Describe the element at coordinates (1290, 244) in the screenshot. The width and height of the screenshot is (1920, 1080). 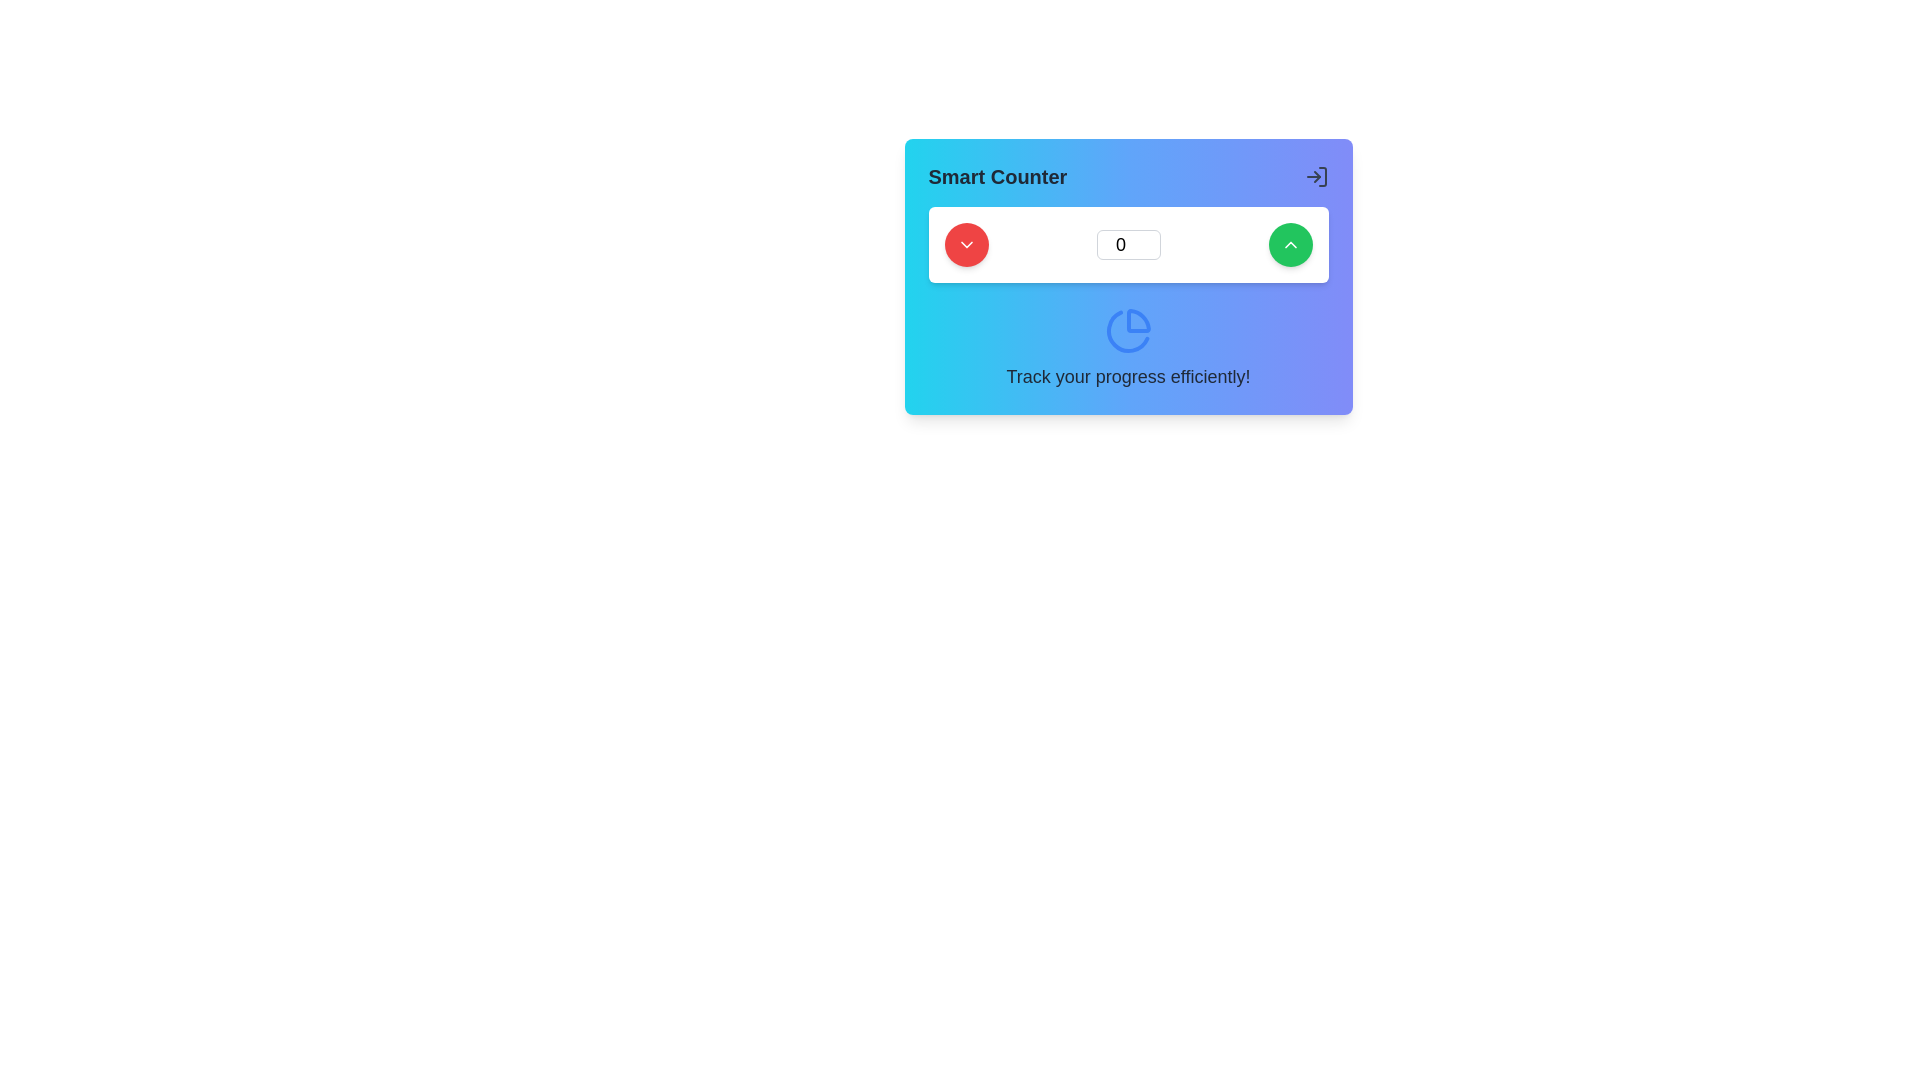
I see `the upward-pointing chevron icon, which is styled with a thin outline and positioned inside a green circular button at the top-right corner of the Smart Counter card interface` at that location.